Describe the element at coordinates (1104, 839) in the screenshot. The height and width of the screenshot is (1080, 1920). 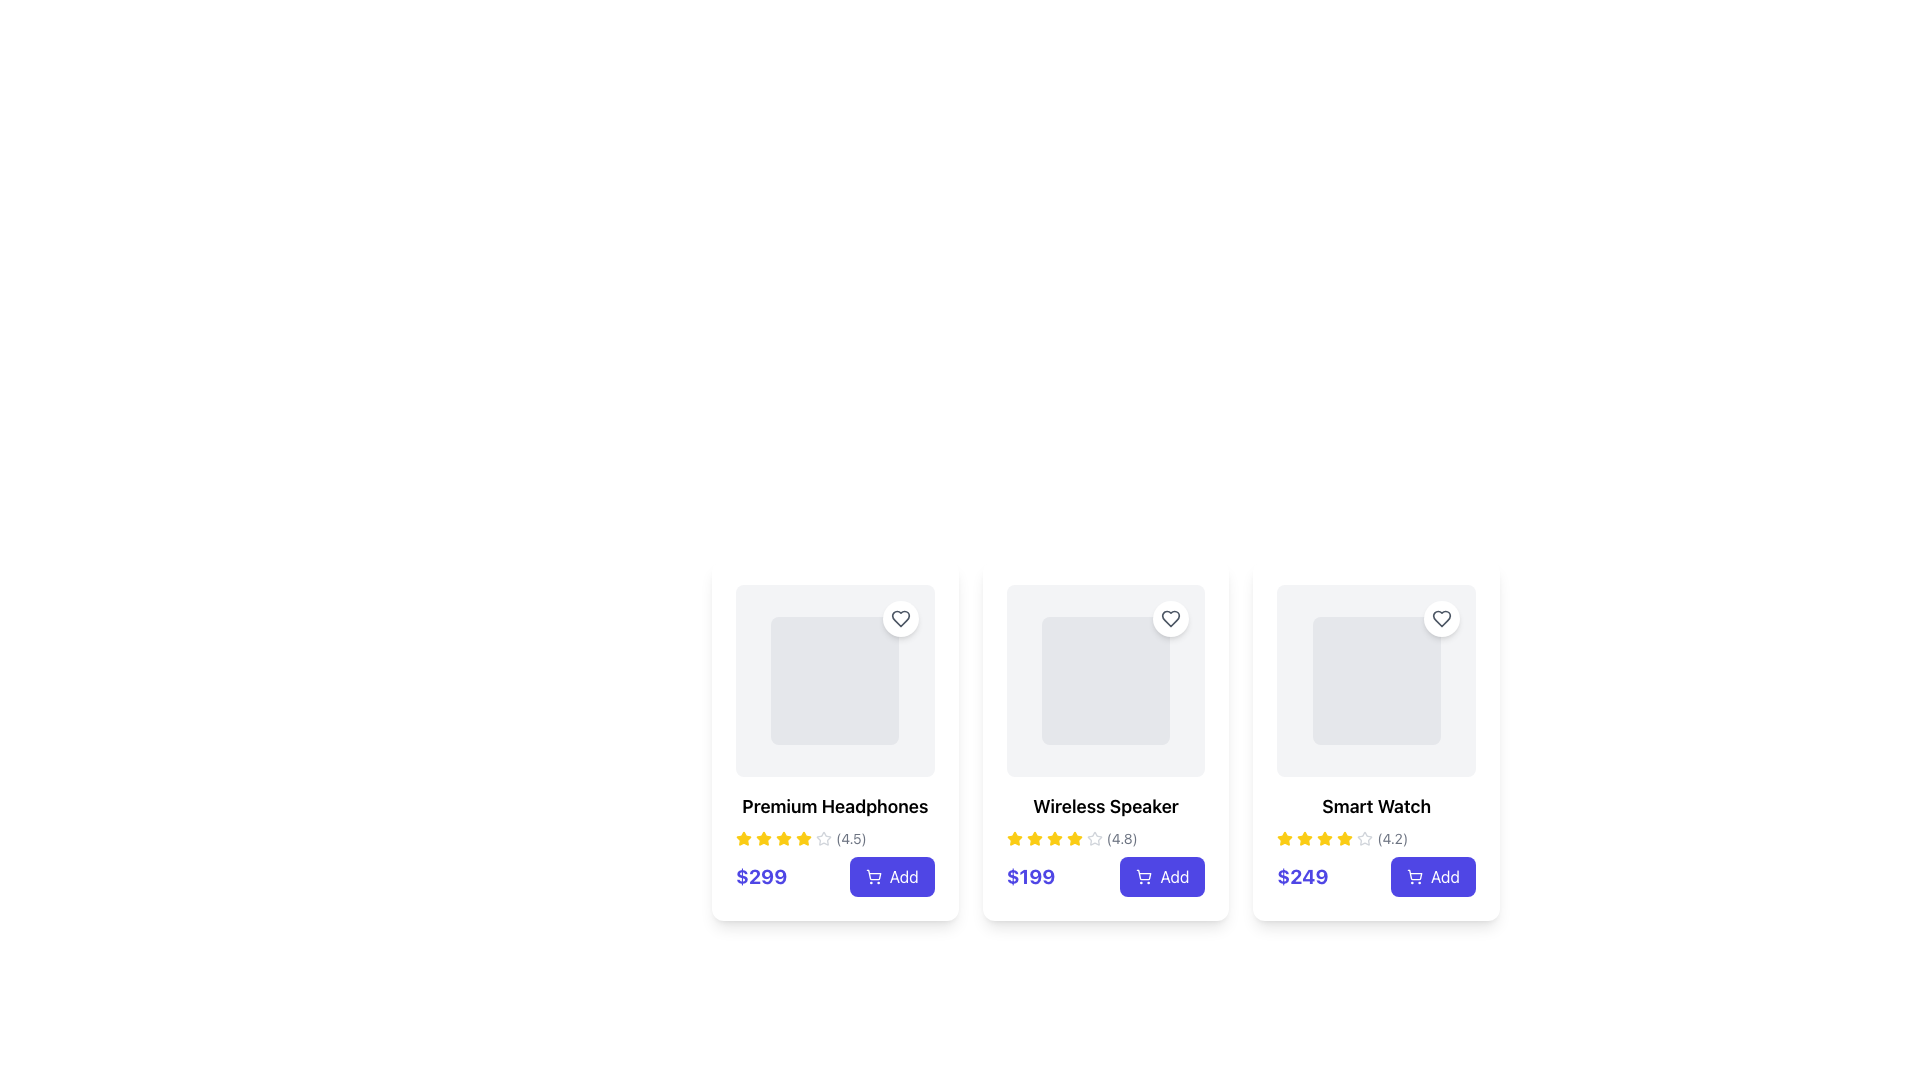
I see `the Visual Indicator - Rating Component for the 'Wireless Speaker', which is located in the second card from the left, below the item name and above the price` at that location.